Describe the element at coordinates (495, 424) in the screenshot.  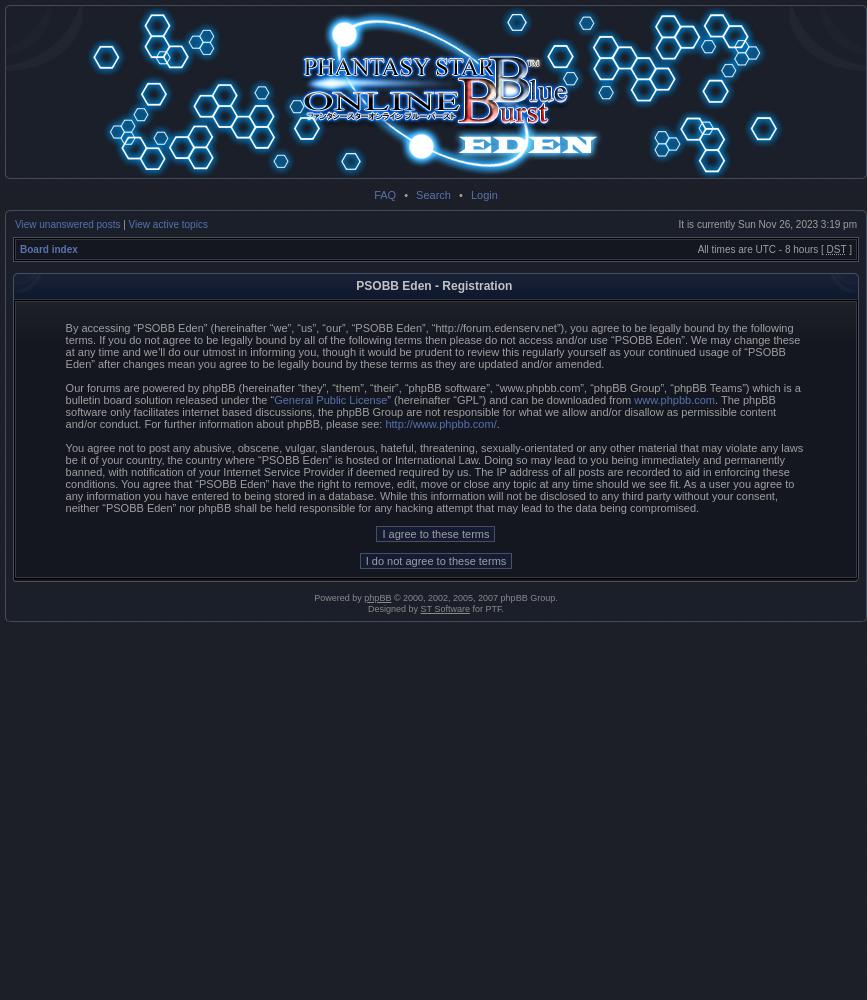
I see `'.'` at that location.